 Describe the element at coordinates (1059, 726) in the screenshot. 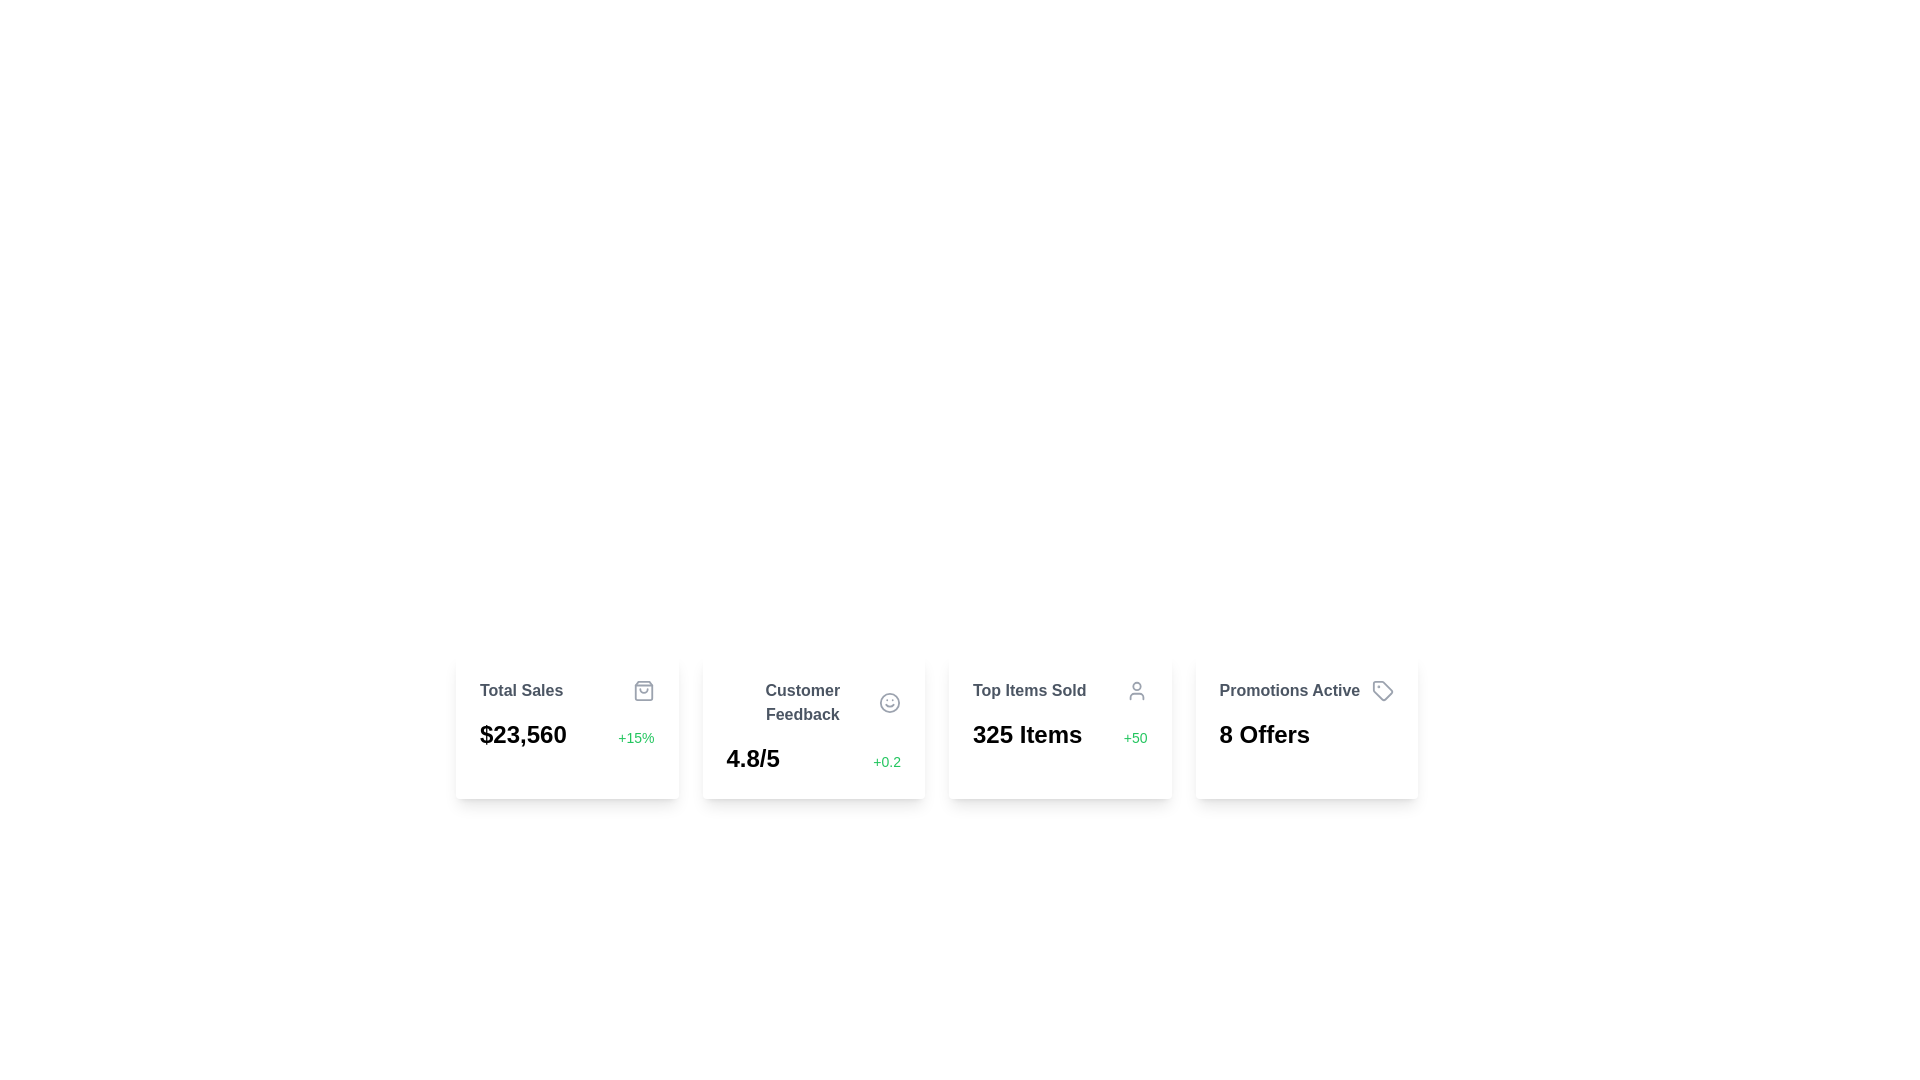

I see `the 'Top Items Sold' card, which is the third card in a grid layout` at that location.